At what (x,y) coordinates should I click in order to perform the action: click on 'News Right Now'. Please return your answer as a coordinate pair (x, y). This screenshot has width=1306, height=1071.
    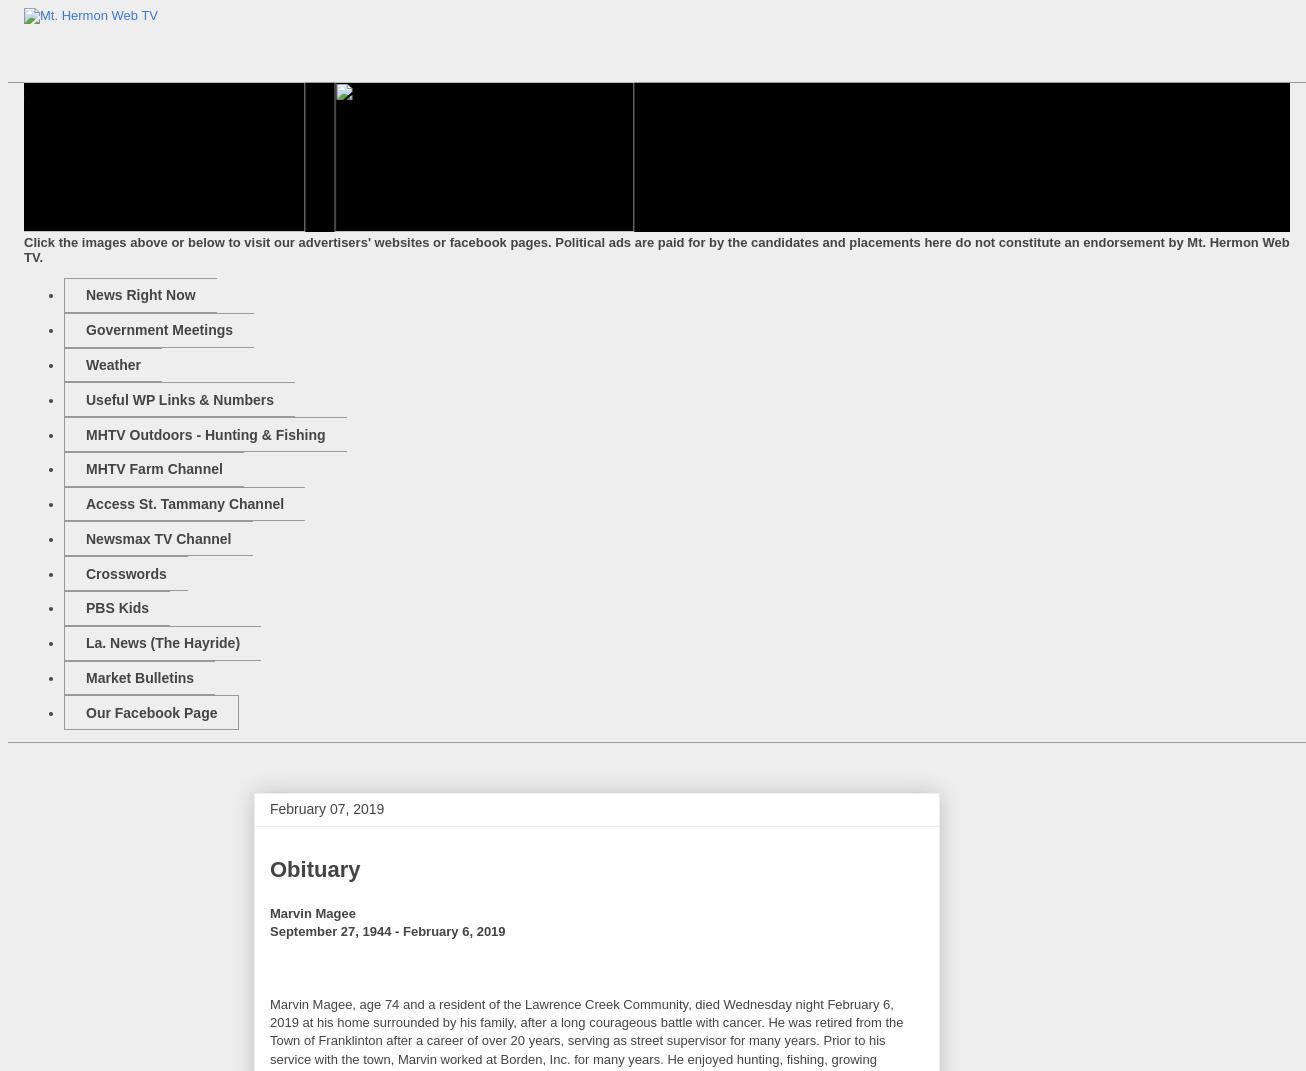
    Looking at the image, I should click on (84, 294).